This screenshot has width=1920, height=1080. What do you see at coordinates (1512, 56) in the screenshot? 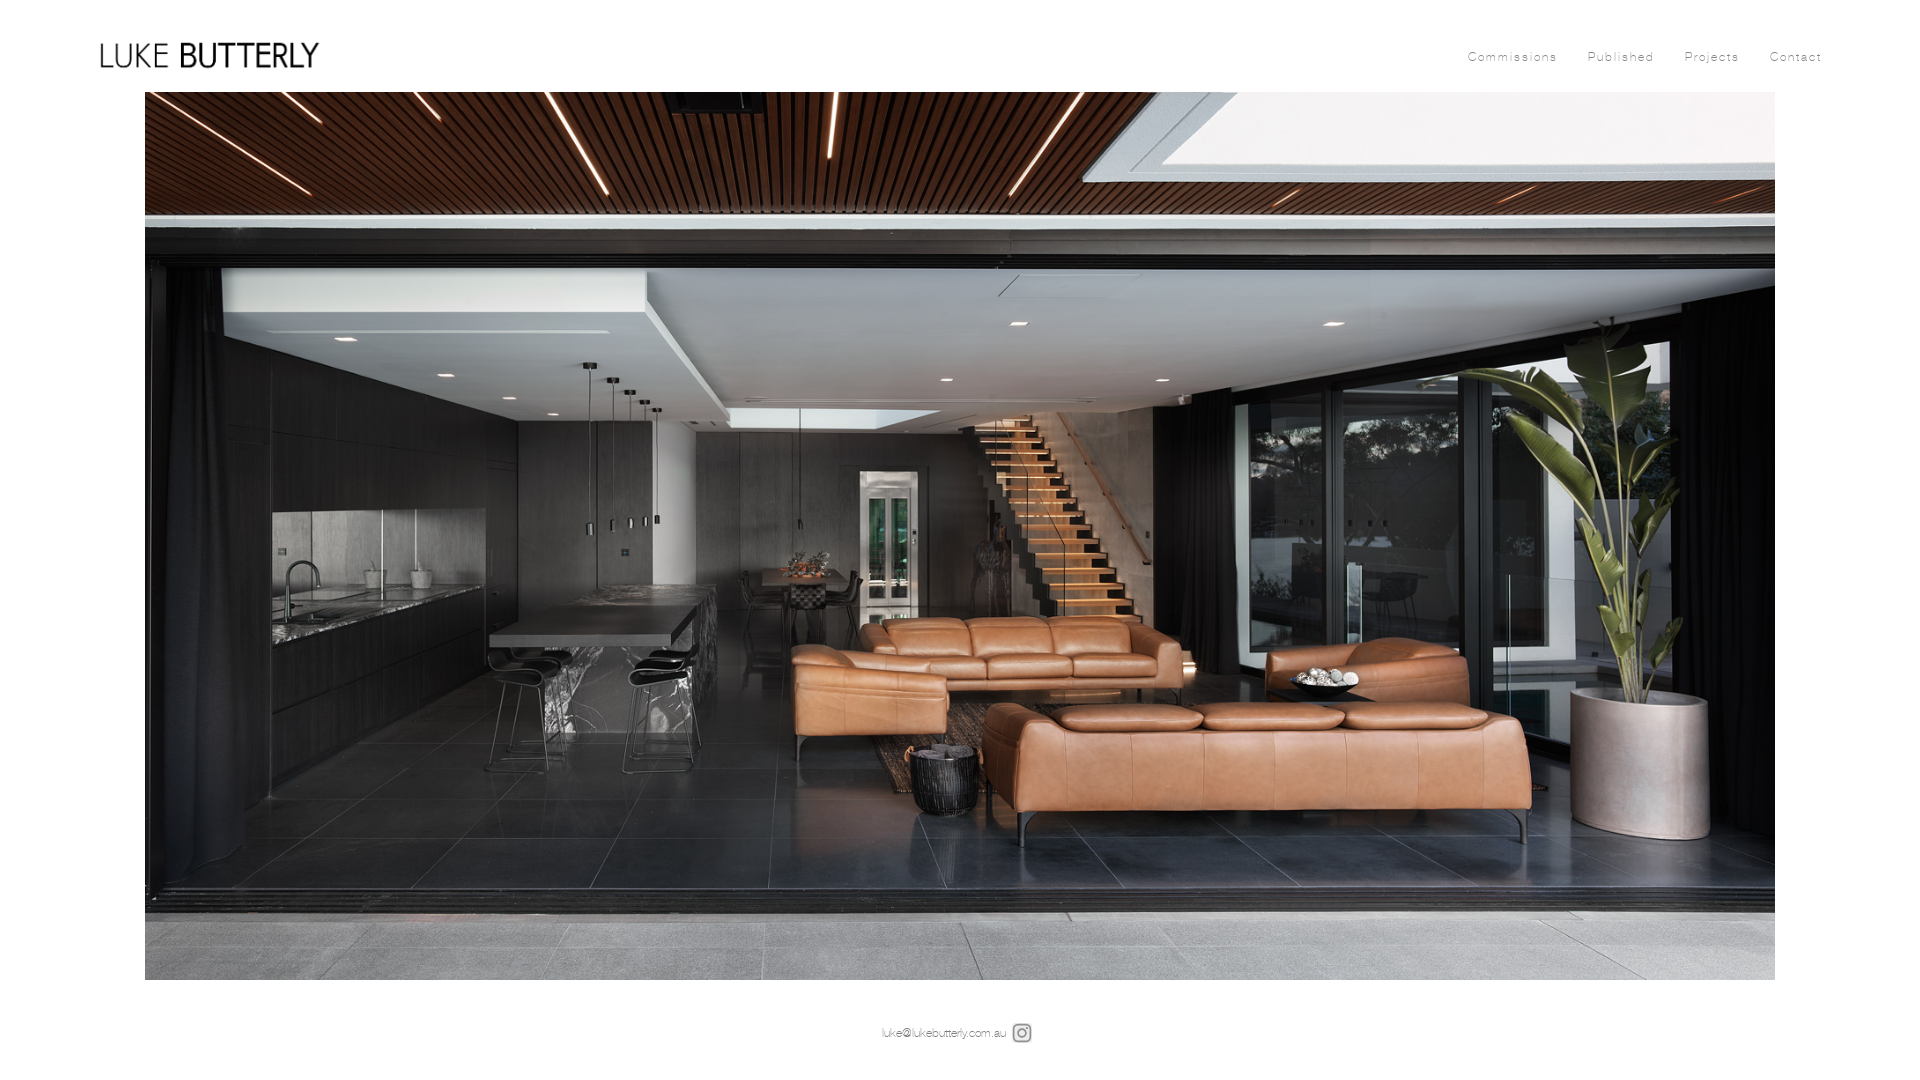
I see `'Commissions'` at bounding box center [1512, 56].